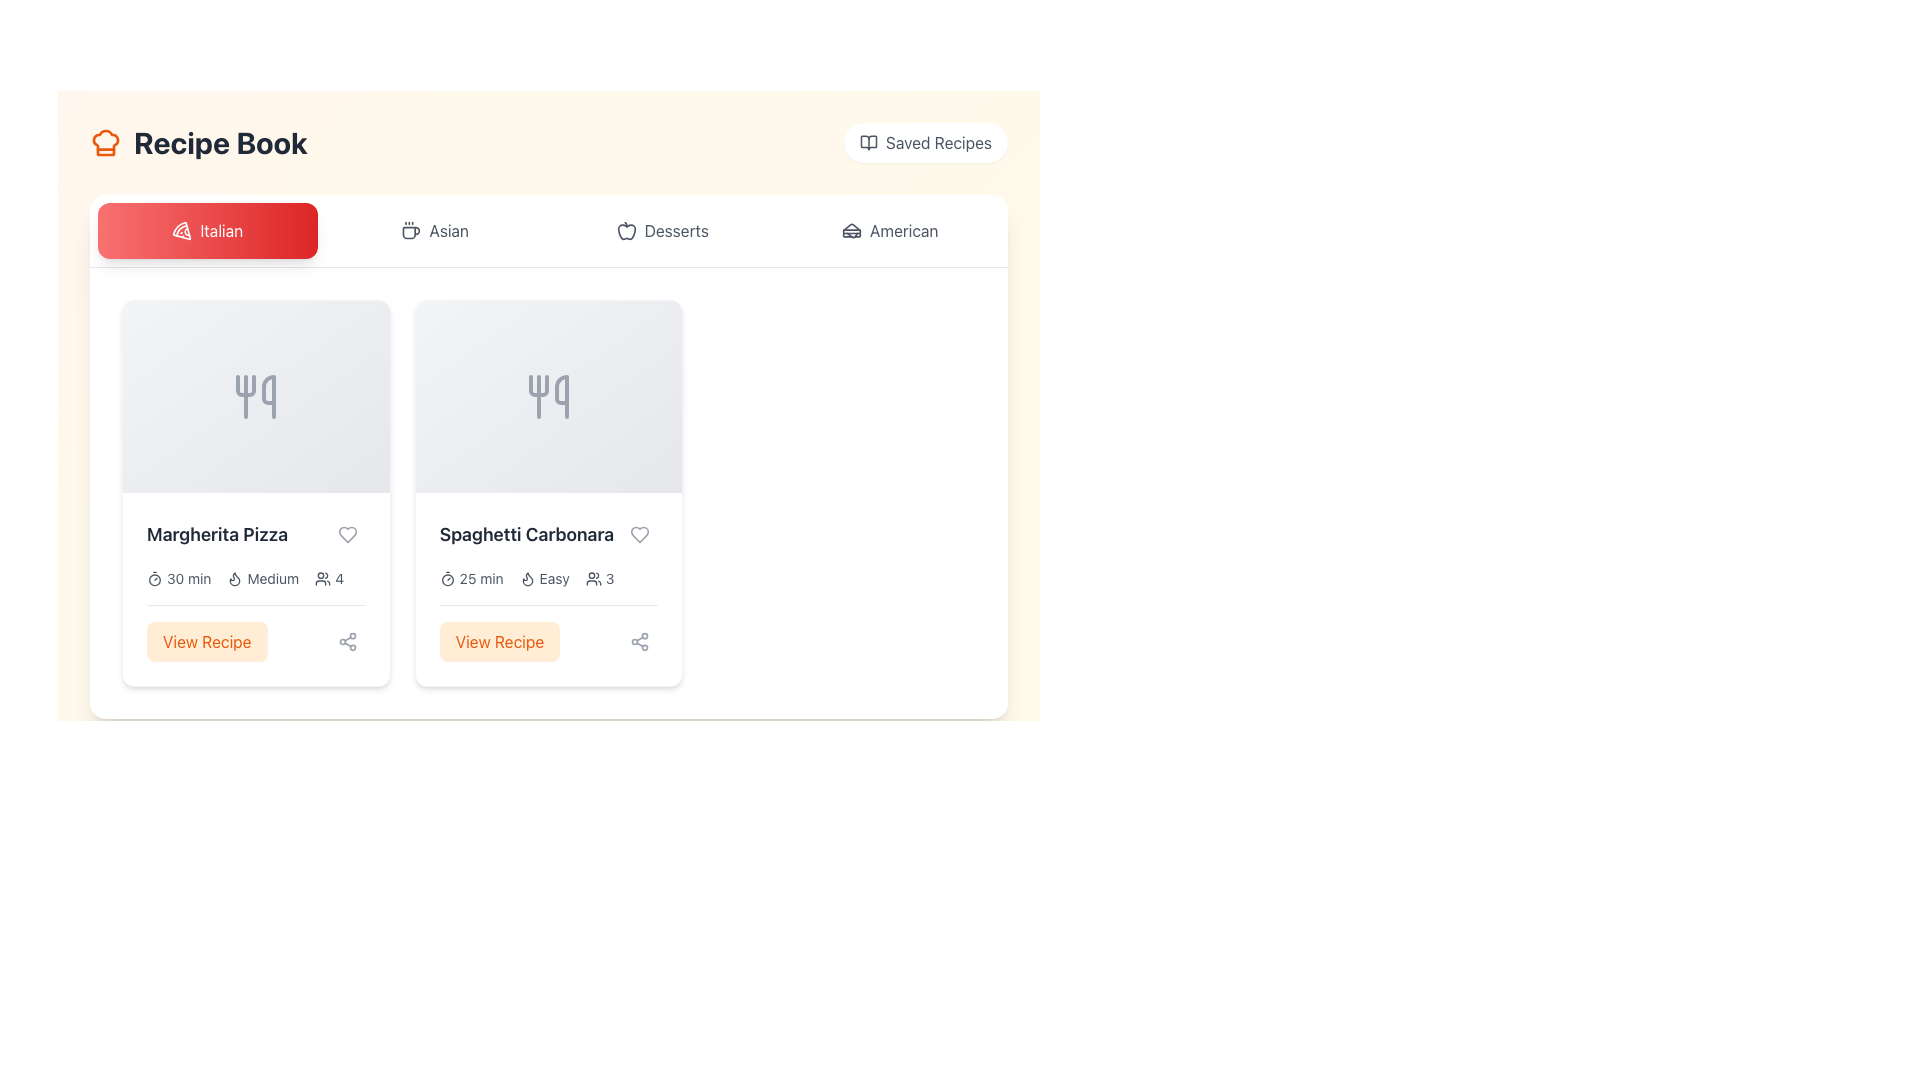  What do you see at coordinates (544, 578) in the screenshot?
I see `the informative label with an icon that indicates the difficulty level of the 'Spaghetti Carbonara' recipe, located in the second row under the recipe title, to the right of the '25 min' indicator and to the left of the '3' indicator` at bounding box center [544, 578].